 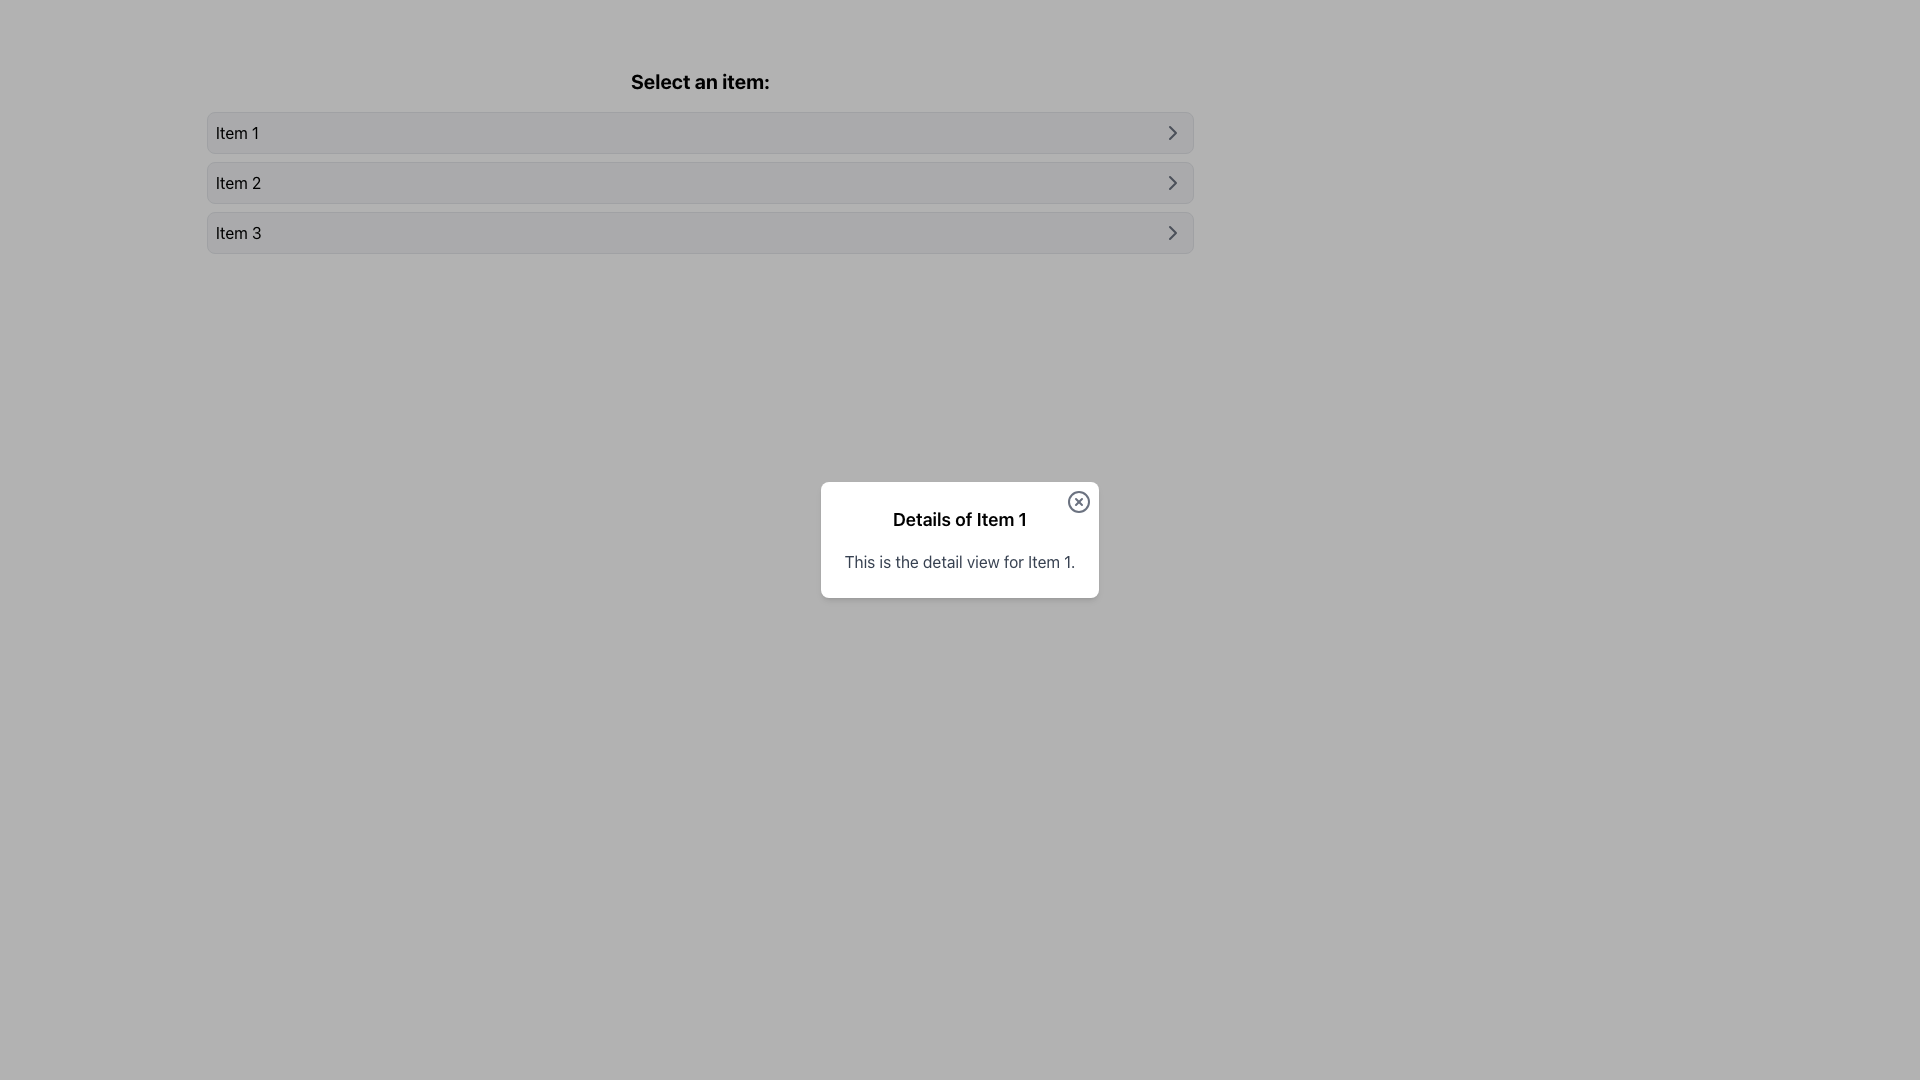 What do you see at coordinates (1172, 182) in the screenshot?
I see `the right-pointing chevron icon located in the rightmost segment of the list item associated with 'Item 2'` at bounding box center [1172, 182].